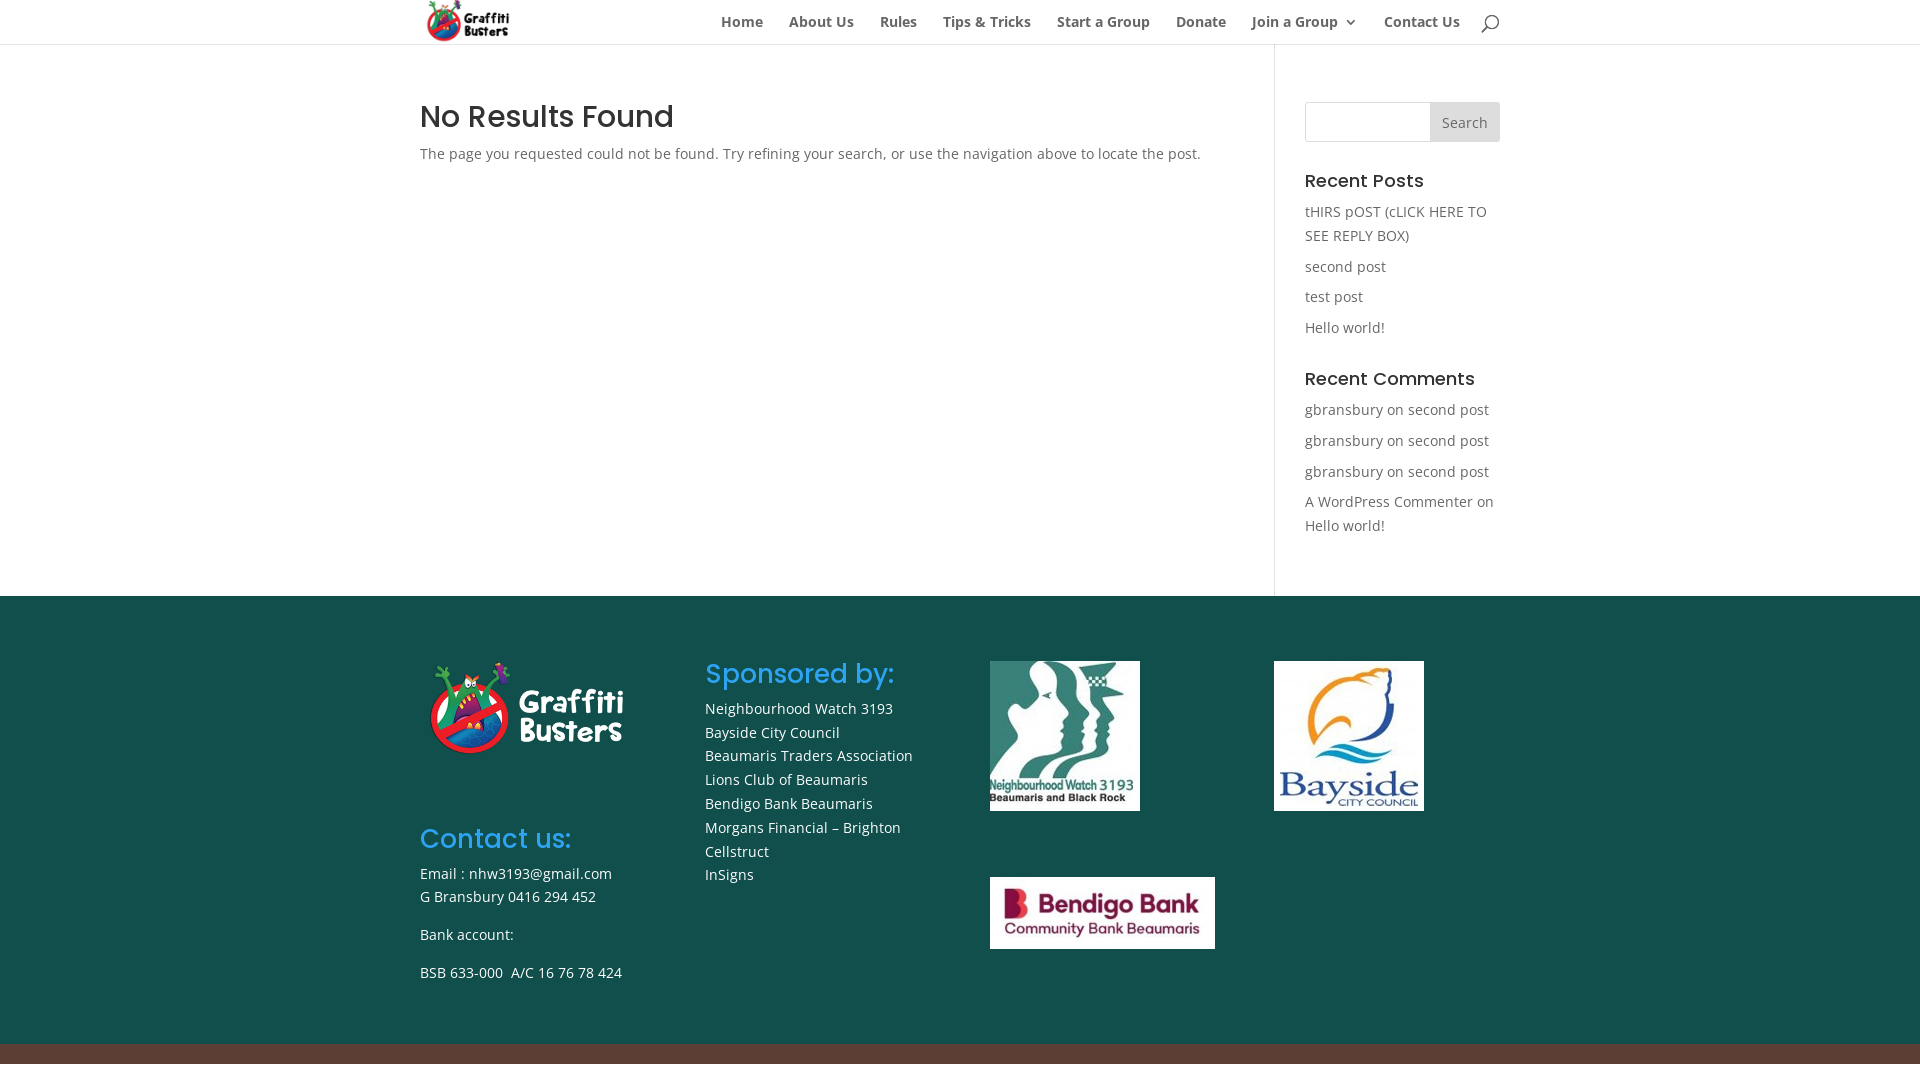 Image resolution: width=1920 pixels, height=1080 pixels. I want to click on 'Search', so click(1464, 122).